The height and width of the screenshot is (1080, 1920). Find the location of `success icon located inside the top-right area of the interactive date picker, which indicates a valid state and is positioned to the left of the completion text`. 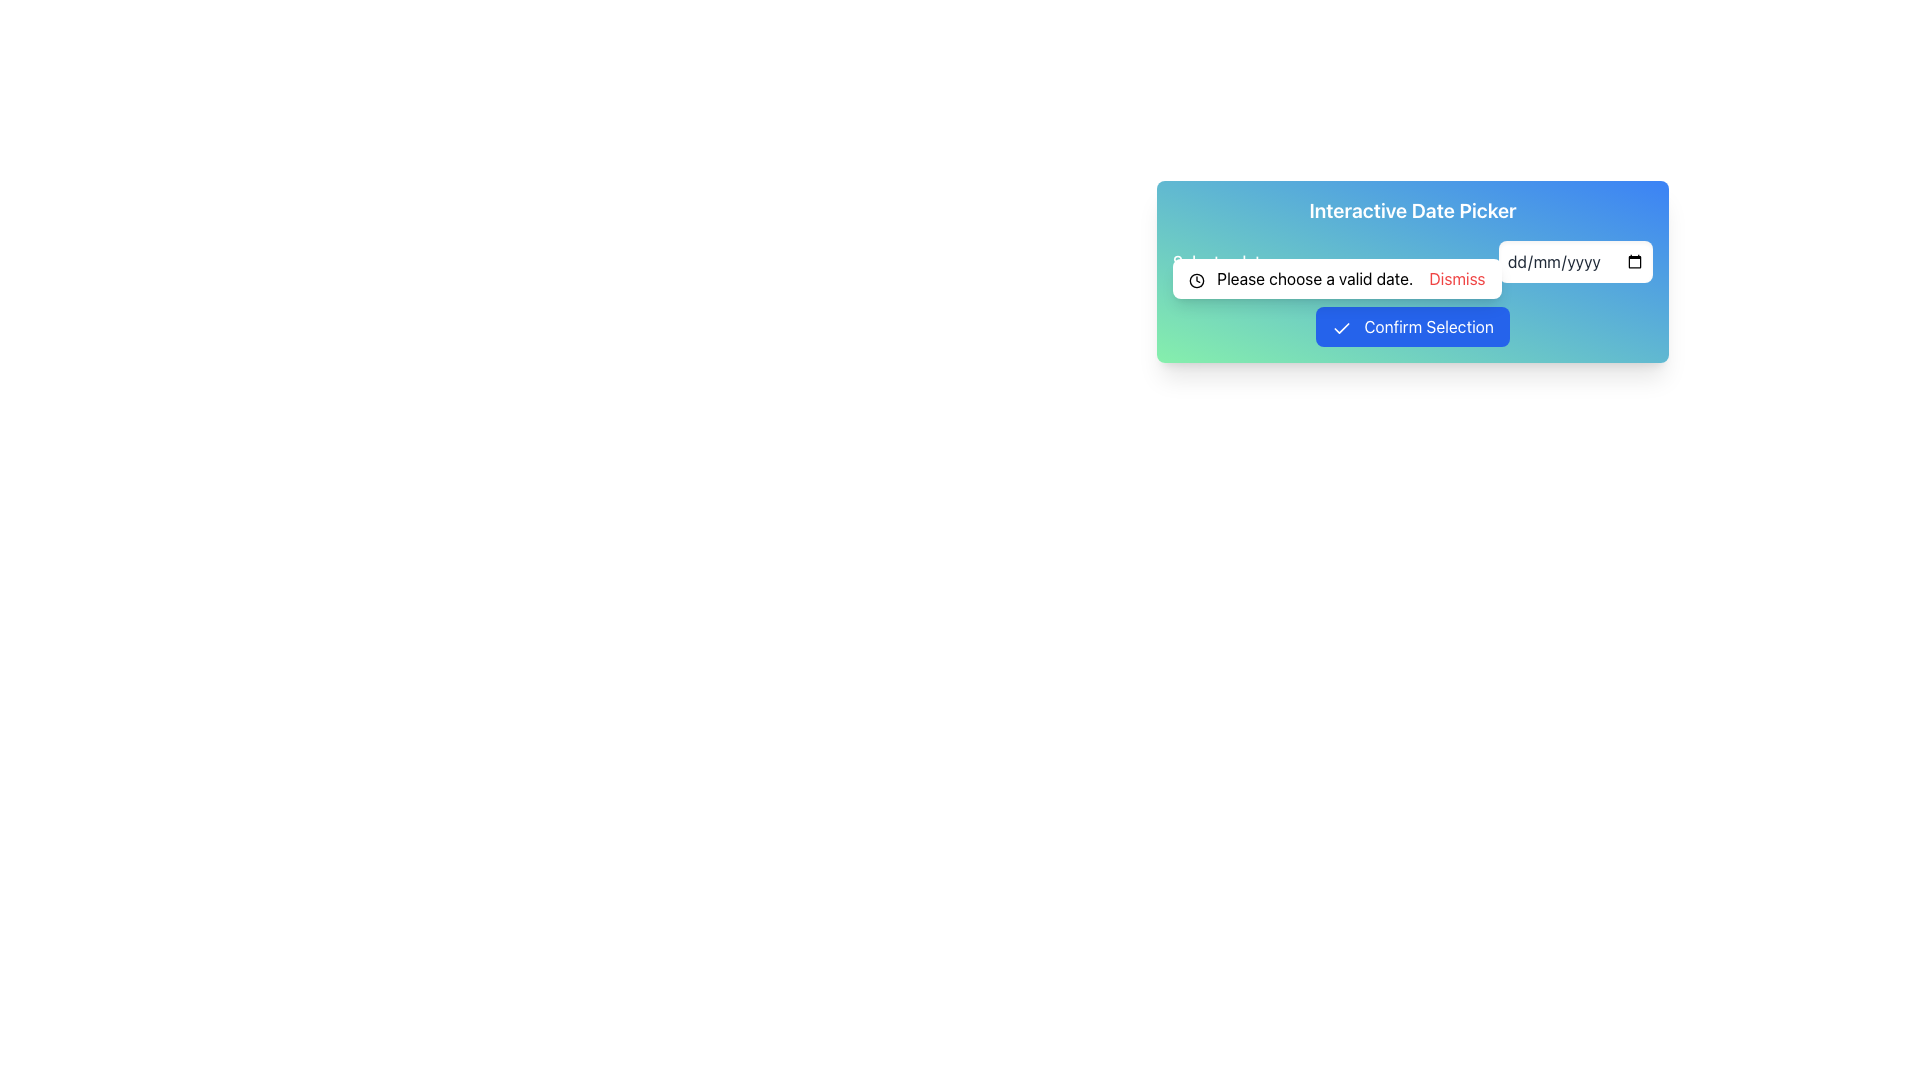

success icon located inside the top-right area of the interactive date picker, which indicates a valid state and is positioned to the left of the completion text is located at coordinates (1342, 327).